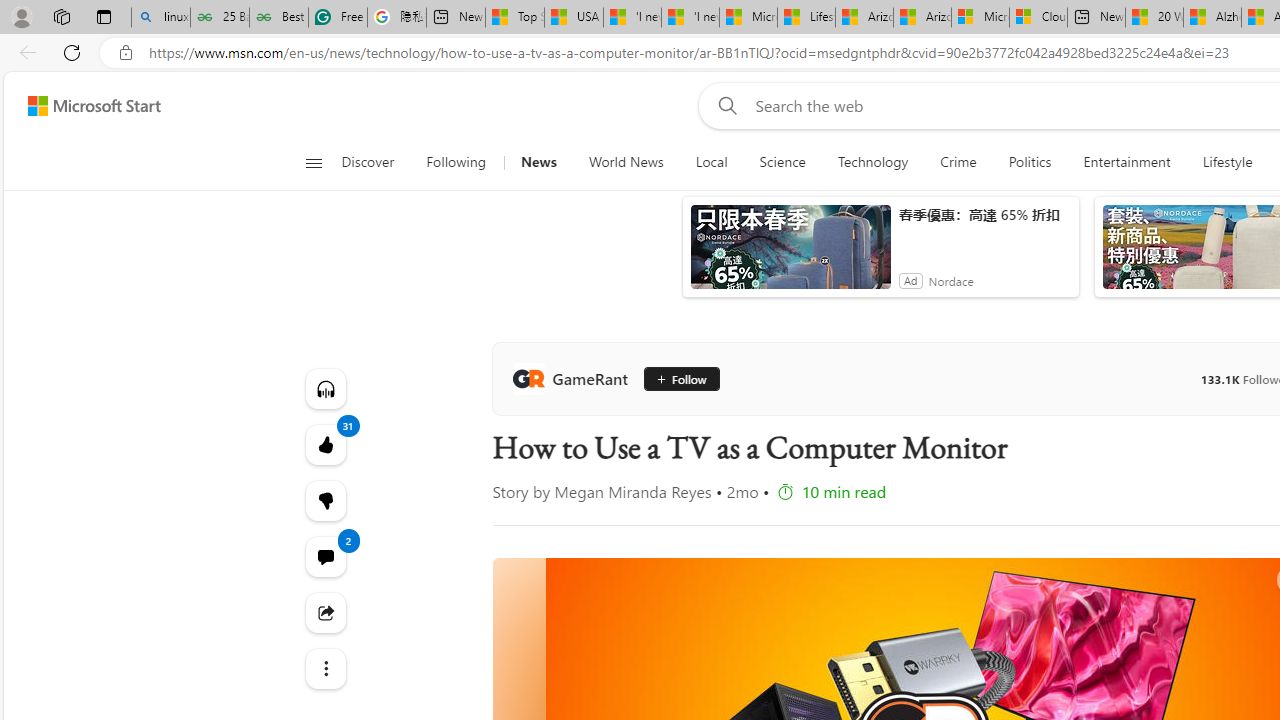 The width and height of the screenshot is (1280, 720). I want to click on 'Entertainment', so click(1127, 162).